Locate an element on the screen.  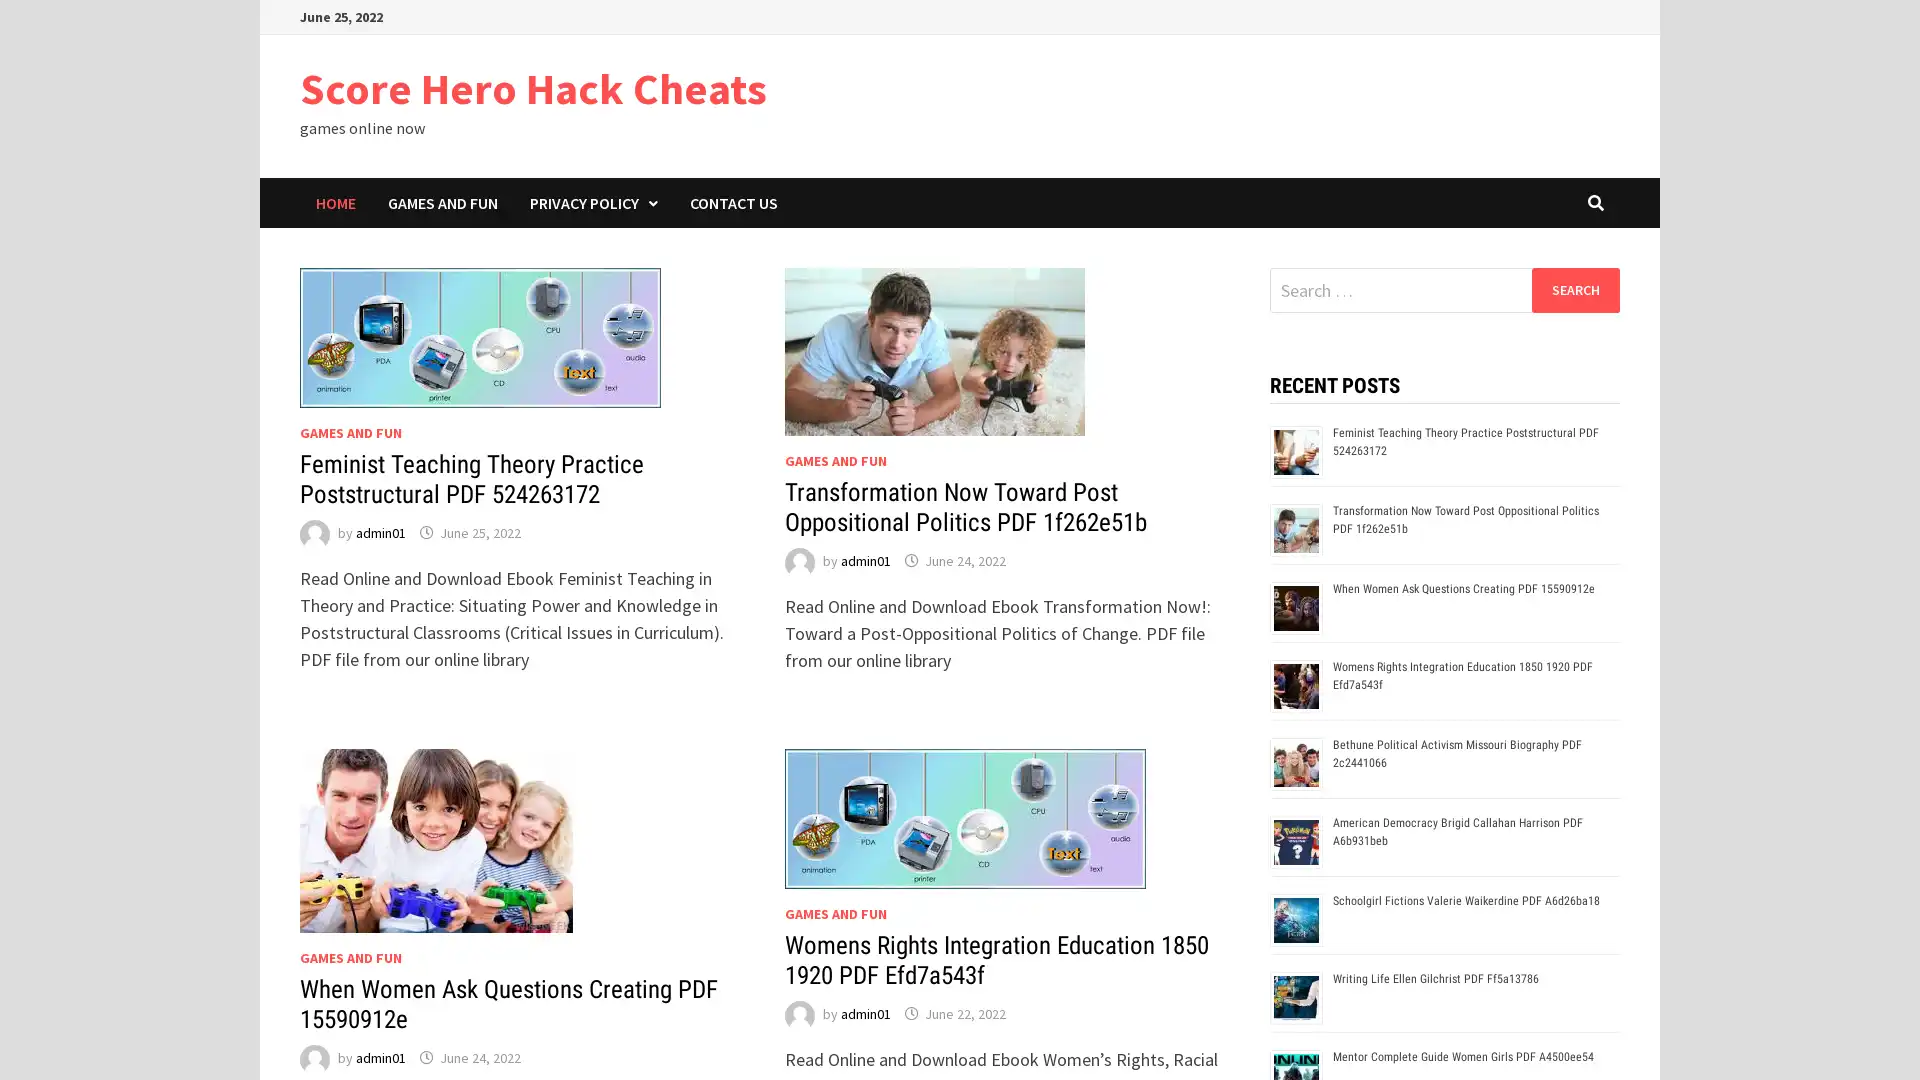
Search is located at coordinates (1574, 289).